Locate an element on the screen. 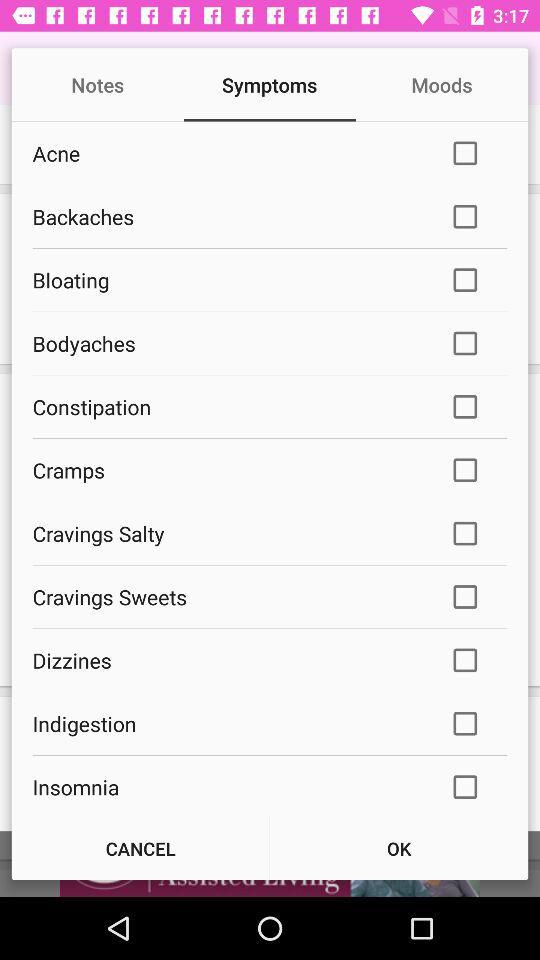 The width and height of the screenshot is (540, 960). the icon below backaches icon is located at coordinates (226, 279).